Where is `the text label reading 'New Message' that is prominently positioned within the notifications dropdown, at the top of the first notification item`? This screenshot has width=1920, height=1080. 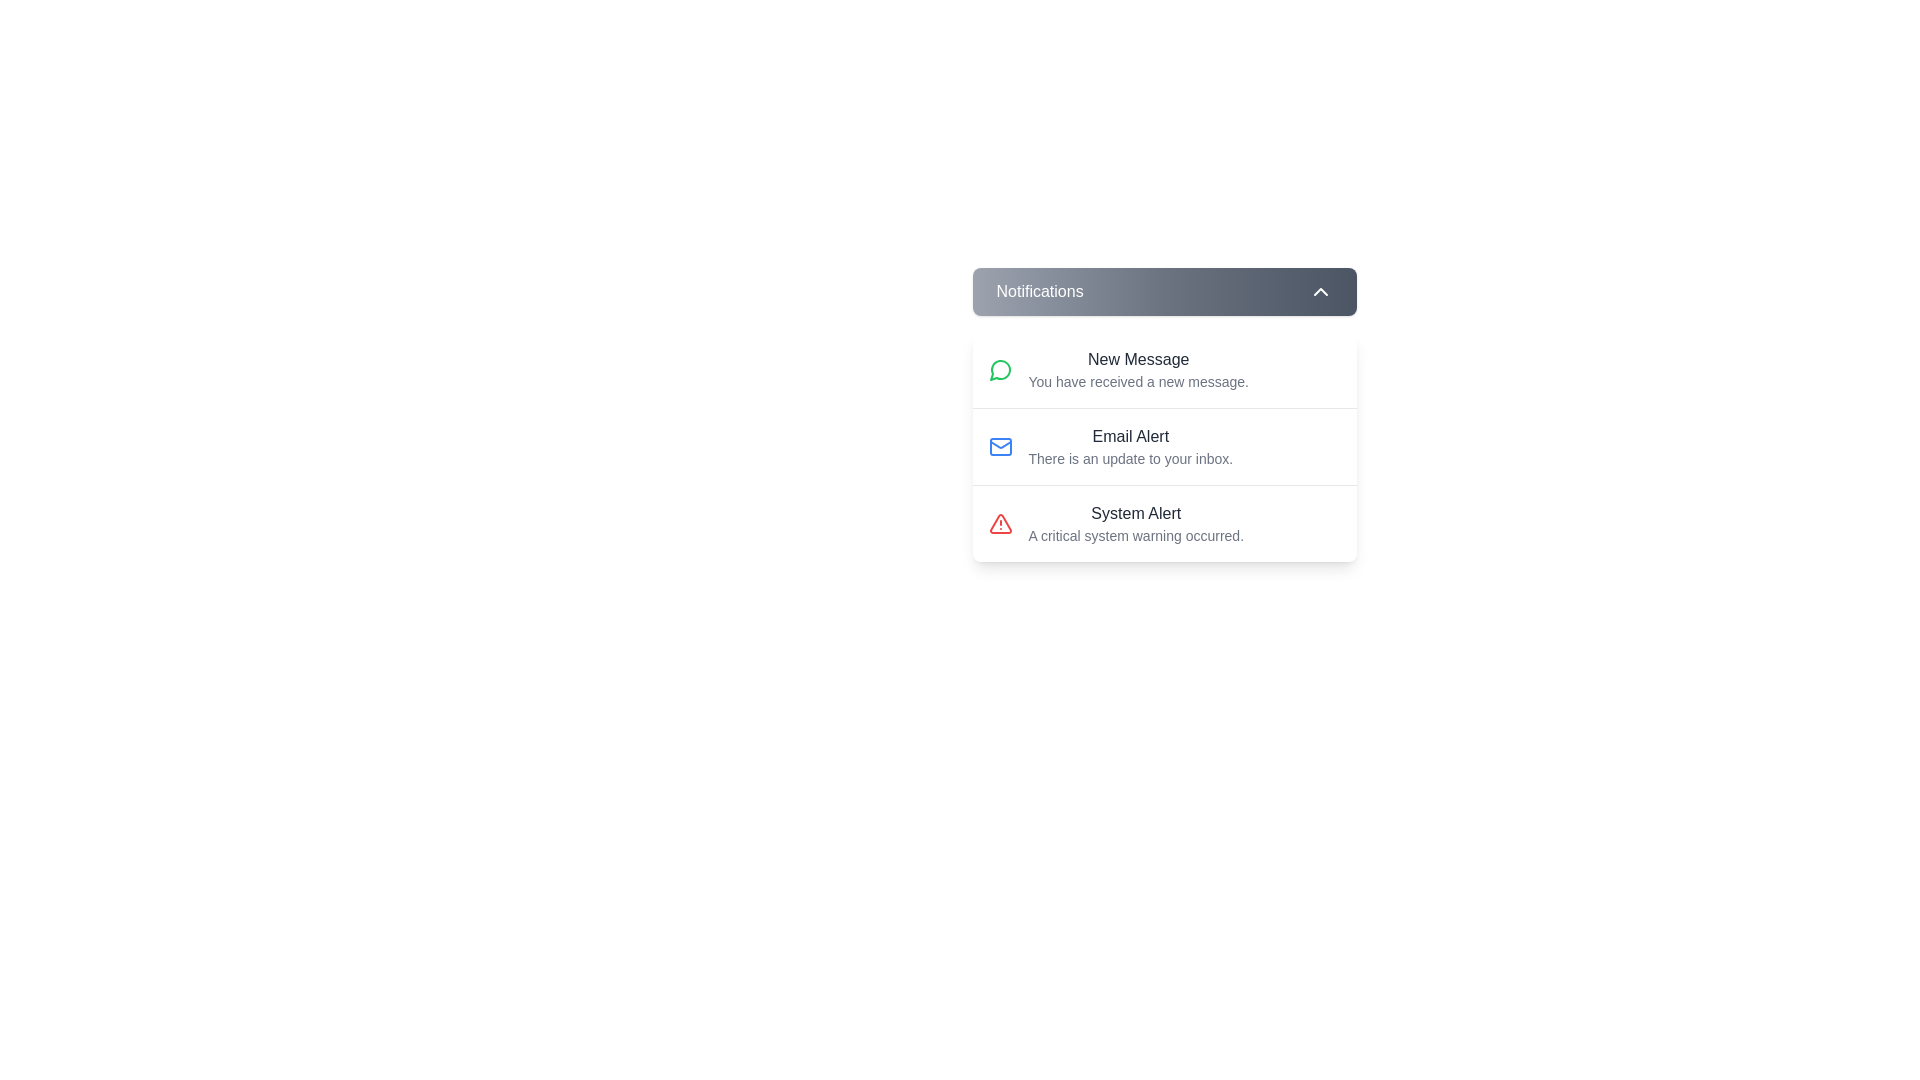
the text label reading 'New Message' that is prominently positioned within the notifications dropdown, at the top of the first notification item is located at coordinates (1138, 358).